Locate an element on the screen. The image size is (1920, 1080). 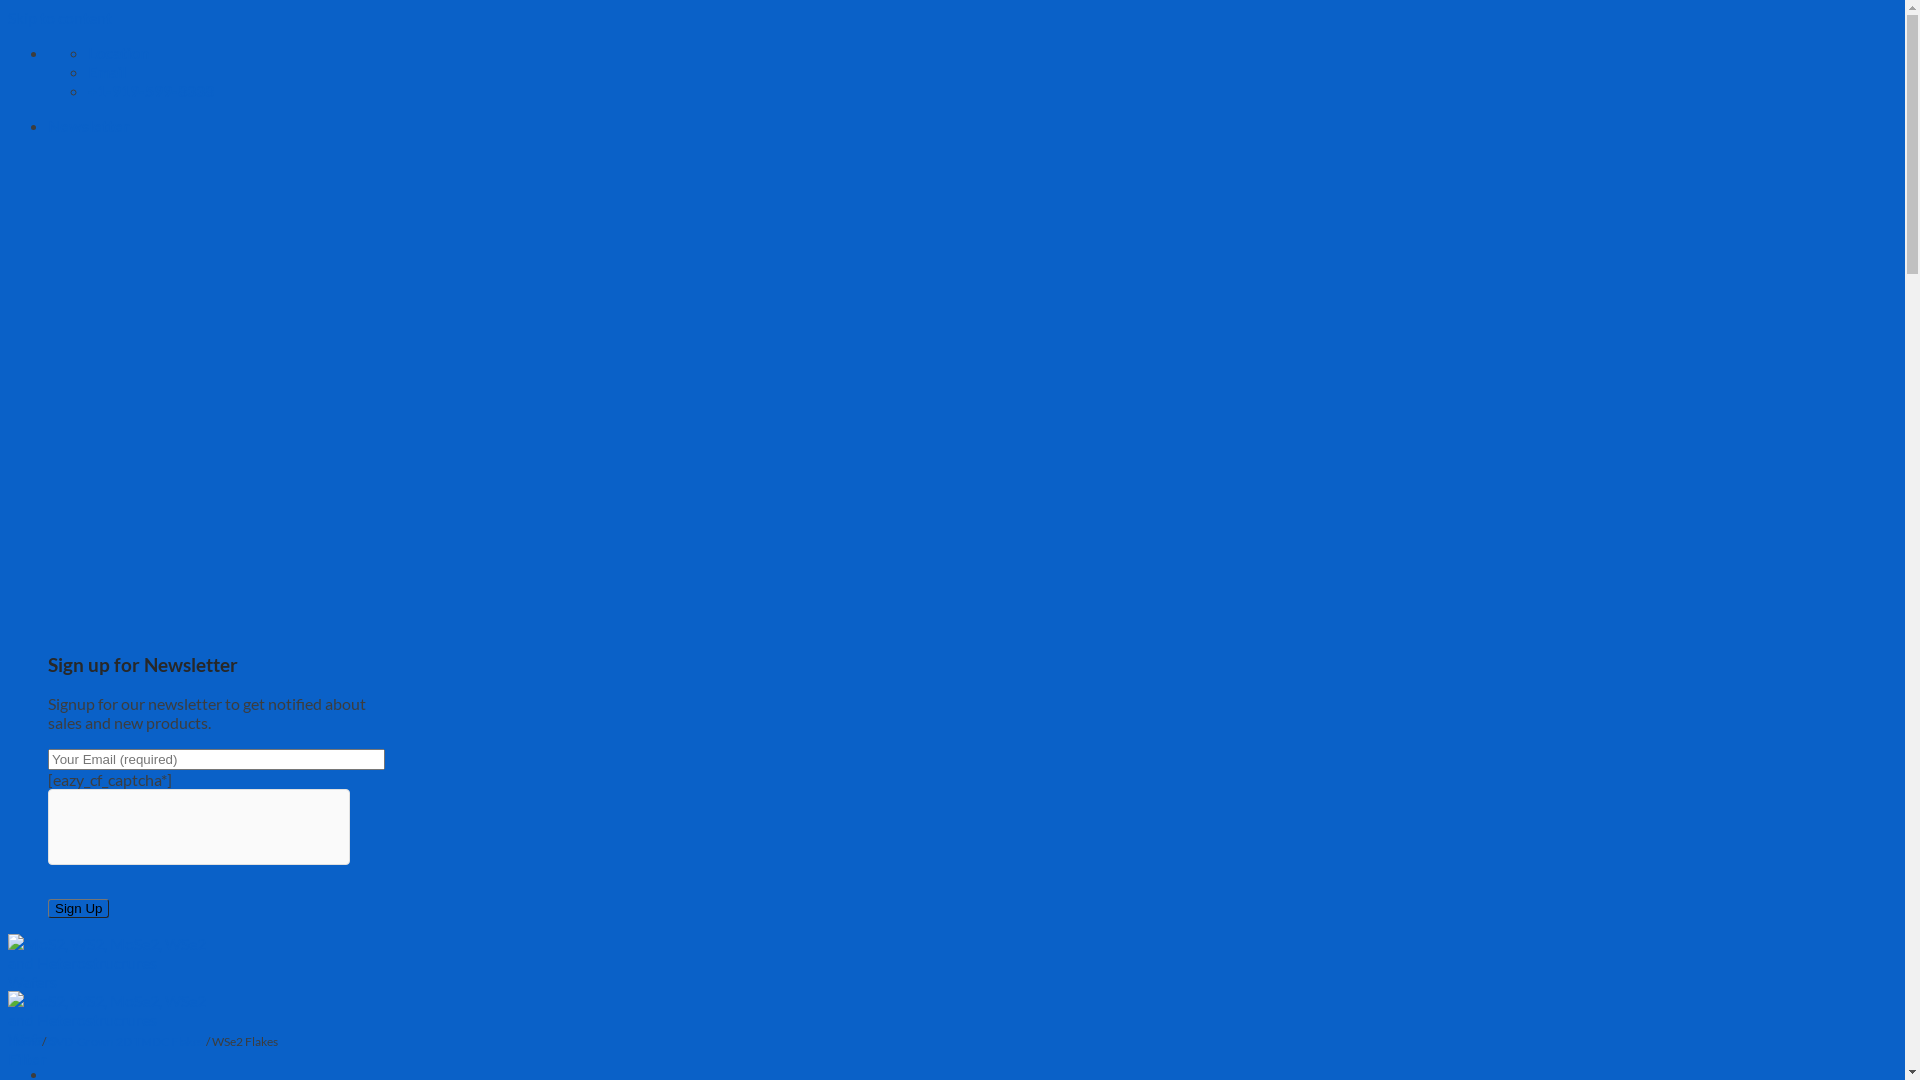
'Sign Up' is located at coordinates (78, 908).